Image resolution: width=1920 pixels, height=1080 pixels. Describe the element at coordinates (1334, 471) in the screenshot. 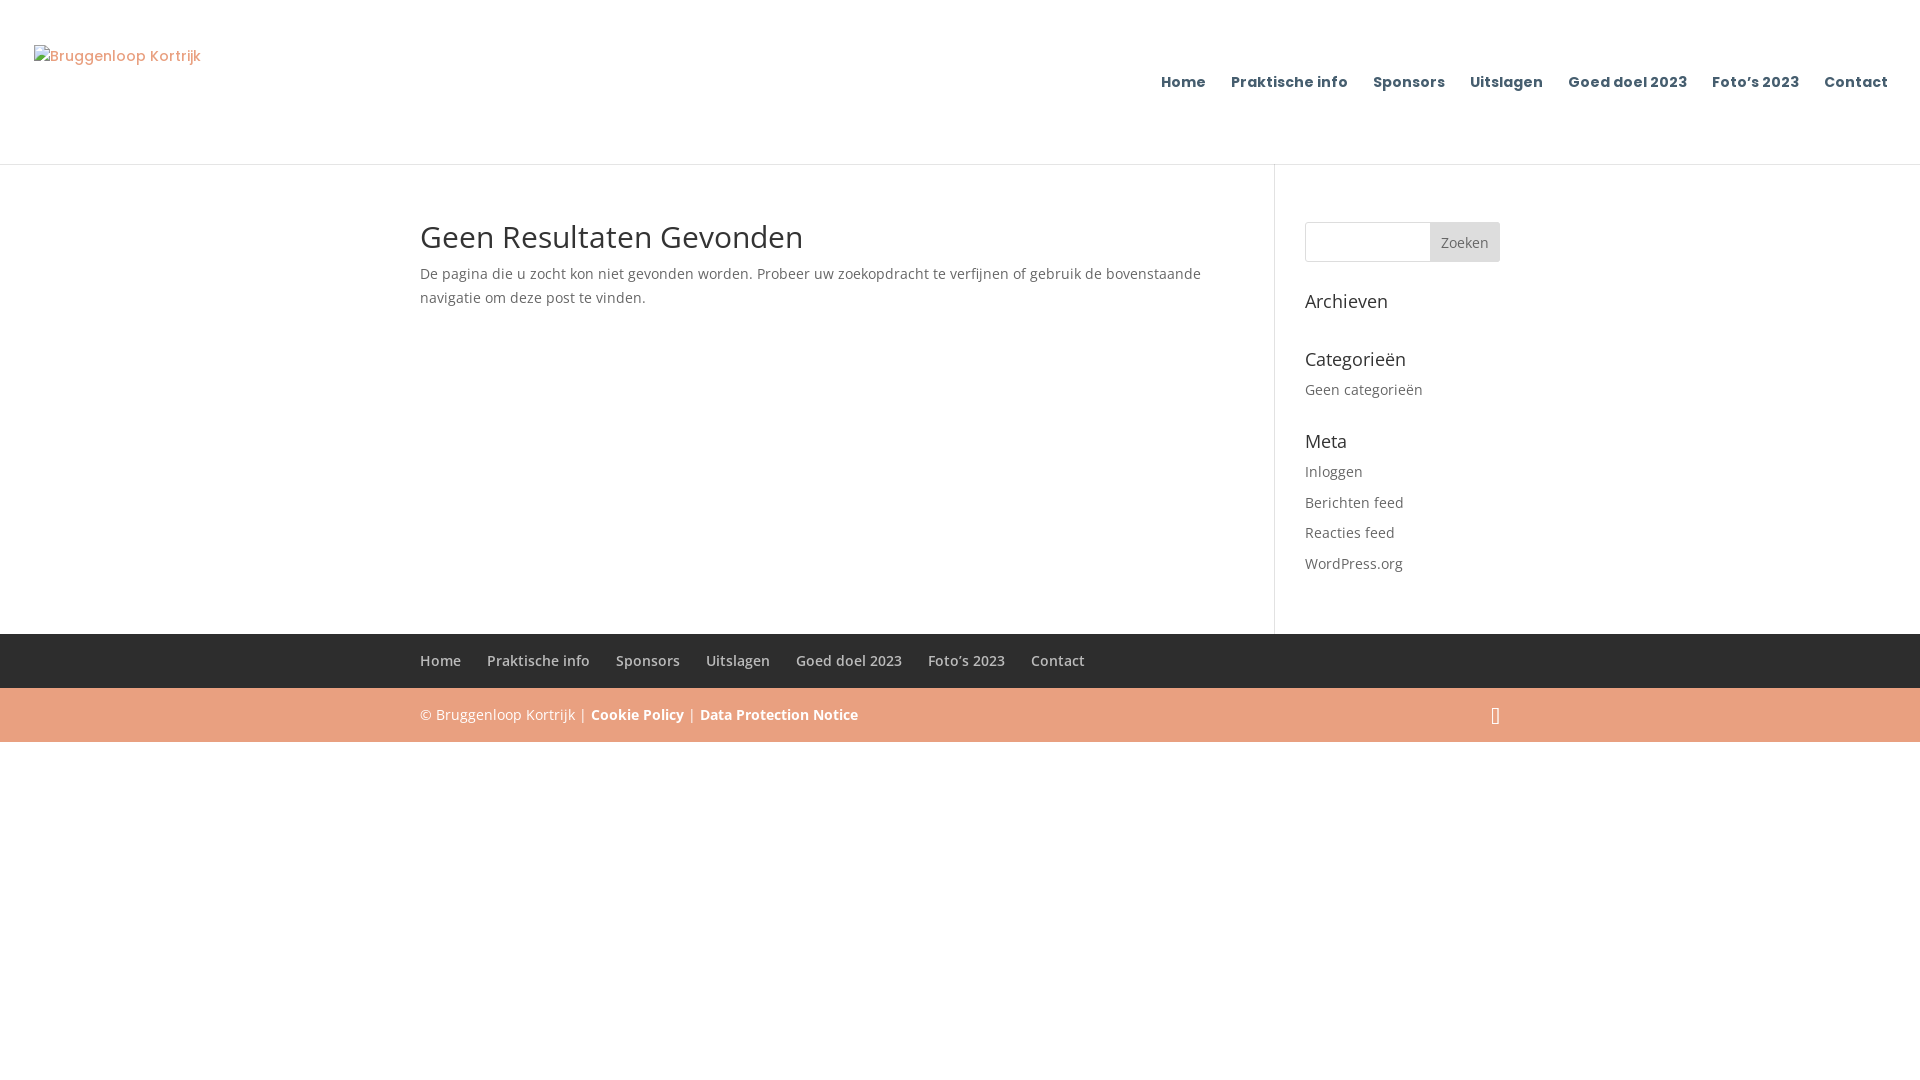

I see `'Inloggen'` at that location.